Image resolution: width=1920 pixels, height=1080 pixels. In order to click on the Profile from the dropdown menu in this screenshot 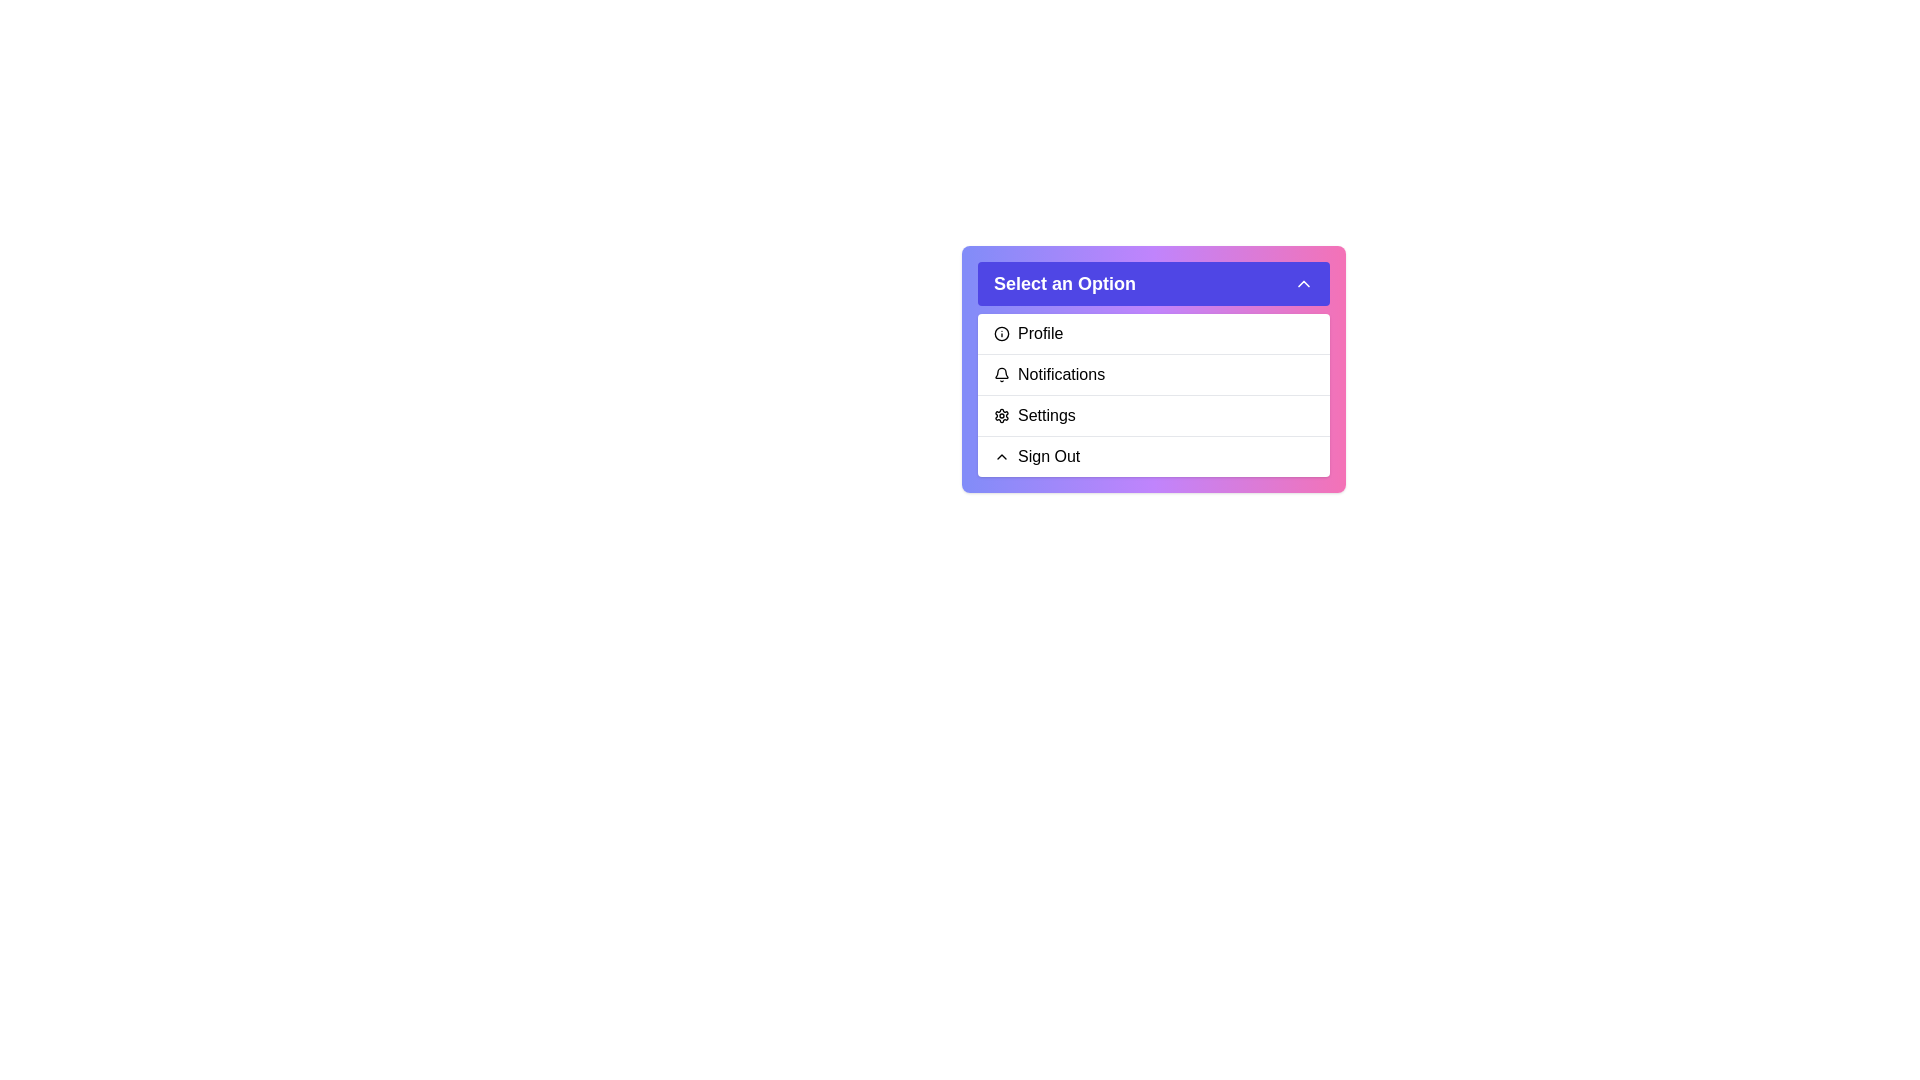, I will do `click(1153, 333)`.